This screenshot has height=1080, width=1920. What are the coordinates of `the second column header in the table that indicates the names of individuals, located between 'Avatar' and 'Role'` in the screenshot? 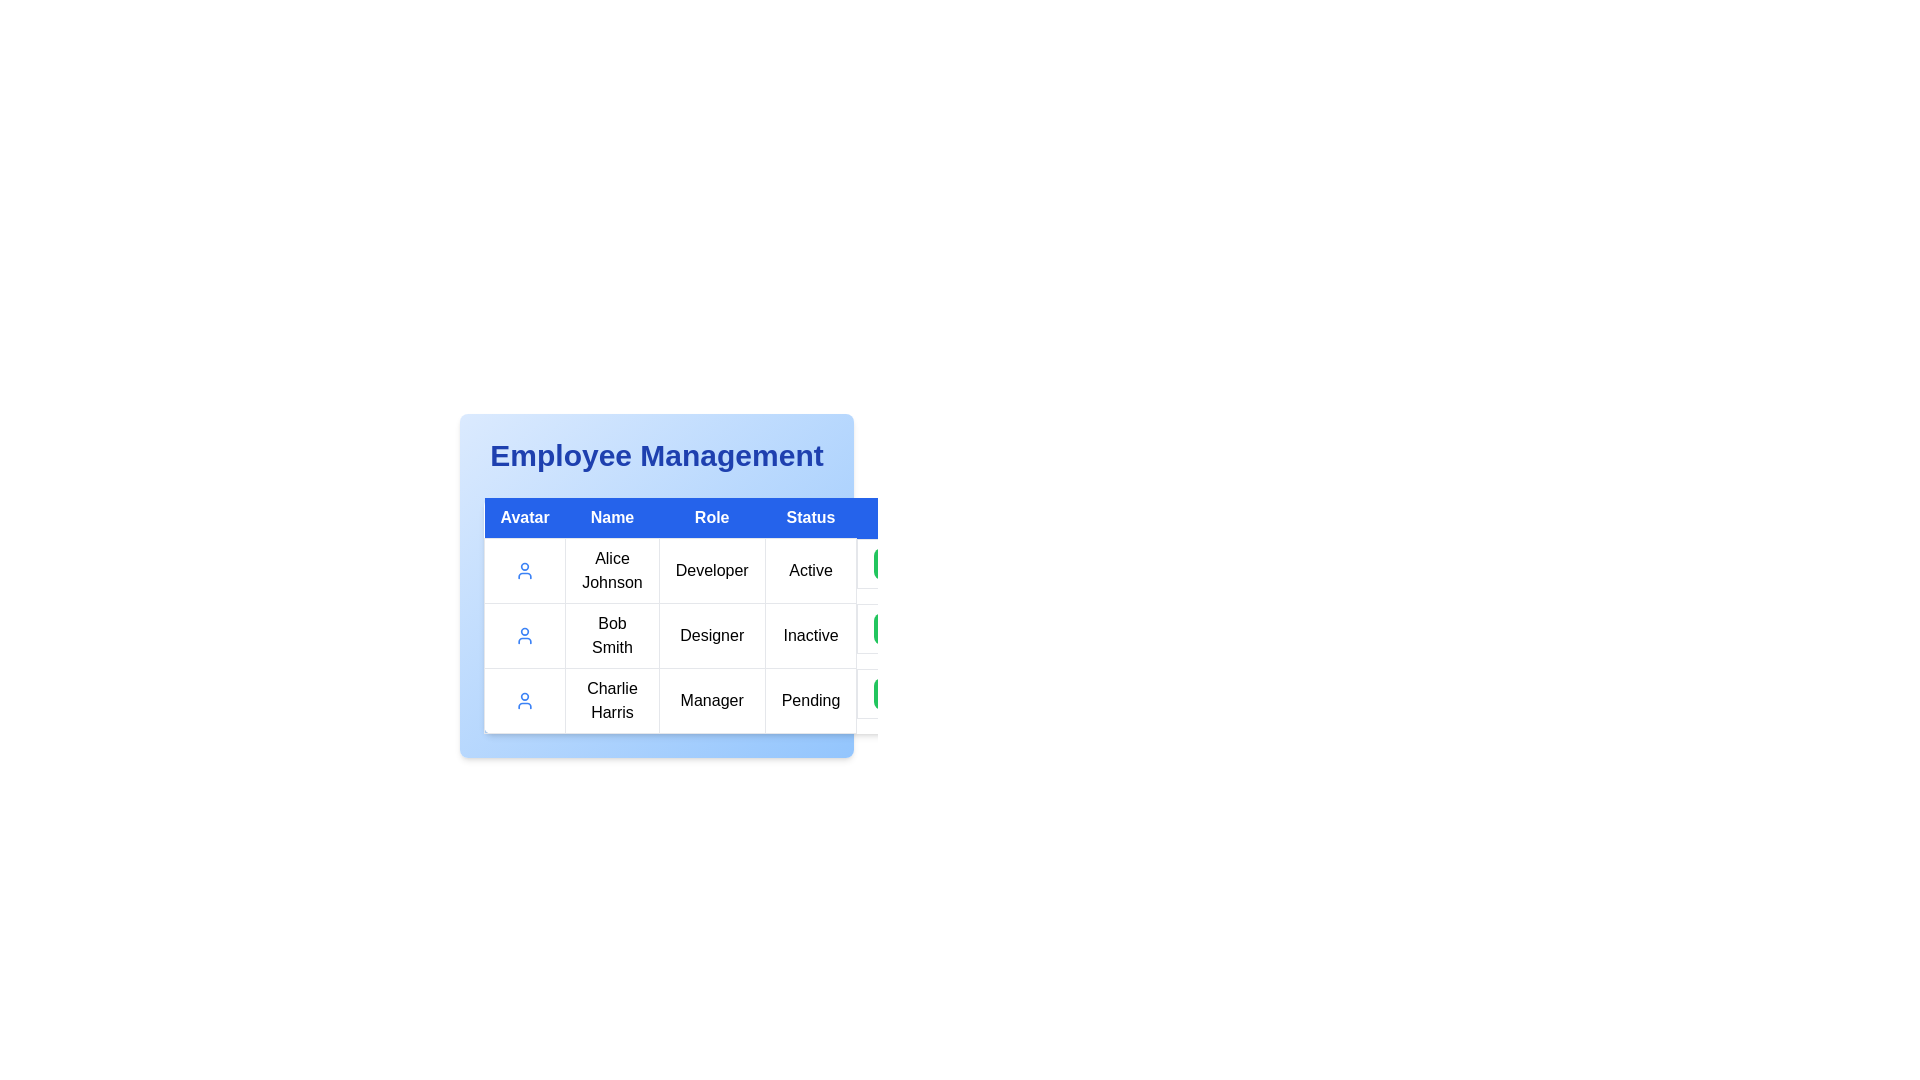 It's located at (611, 517).